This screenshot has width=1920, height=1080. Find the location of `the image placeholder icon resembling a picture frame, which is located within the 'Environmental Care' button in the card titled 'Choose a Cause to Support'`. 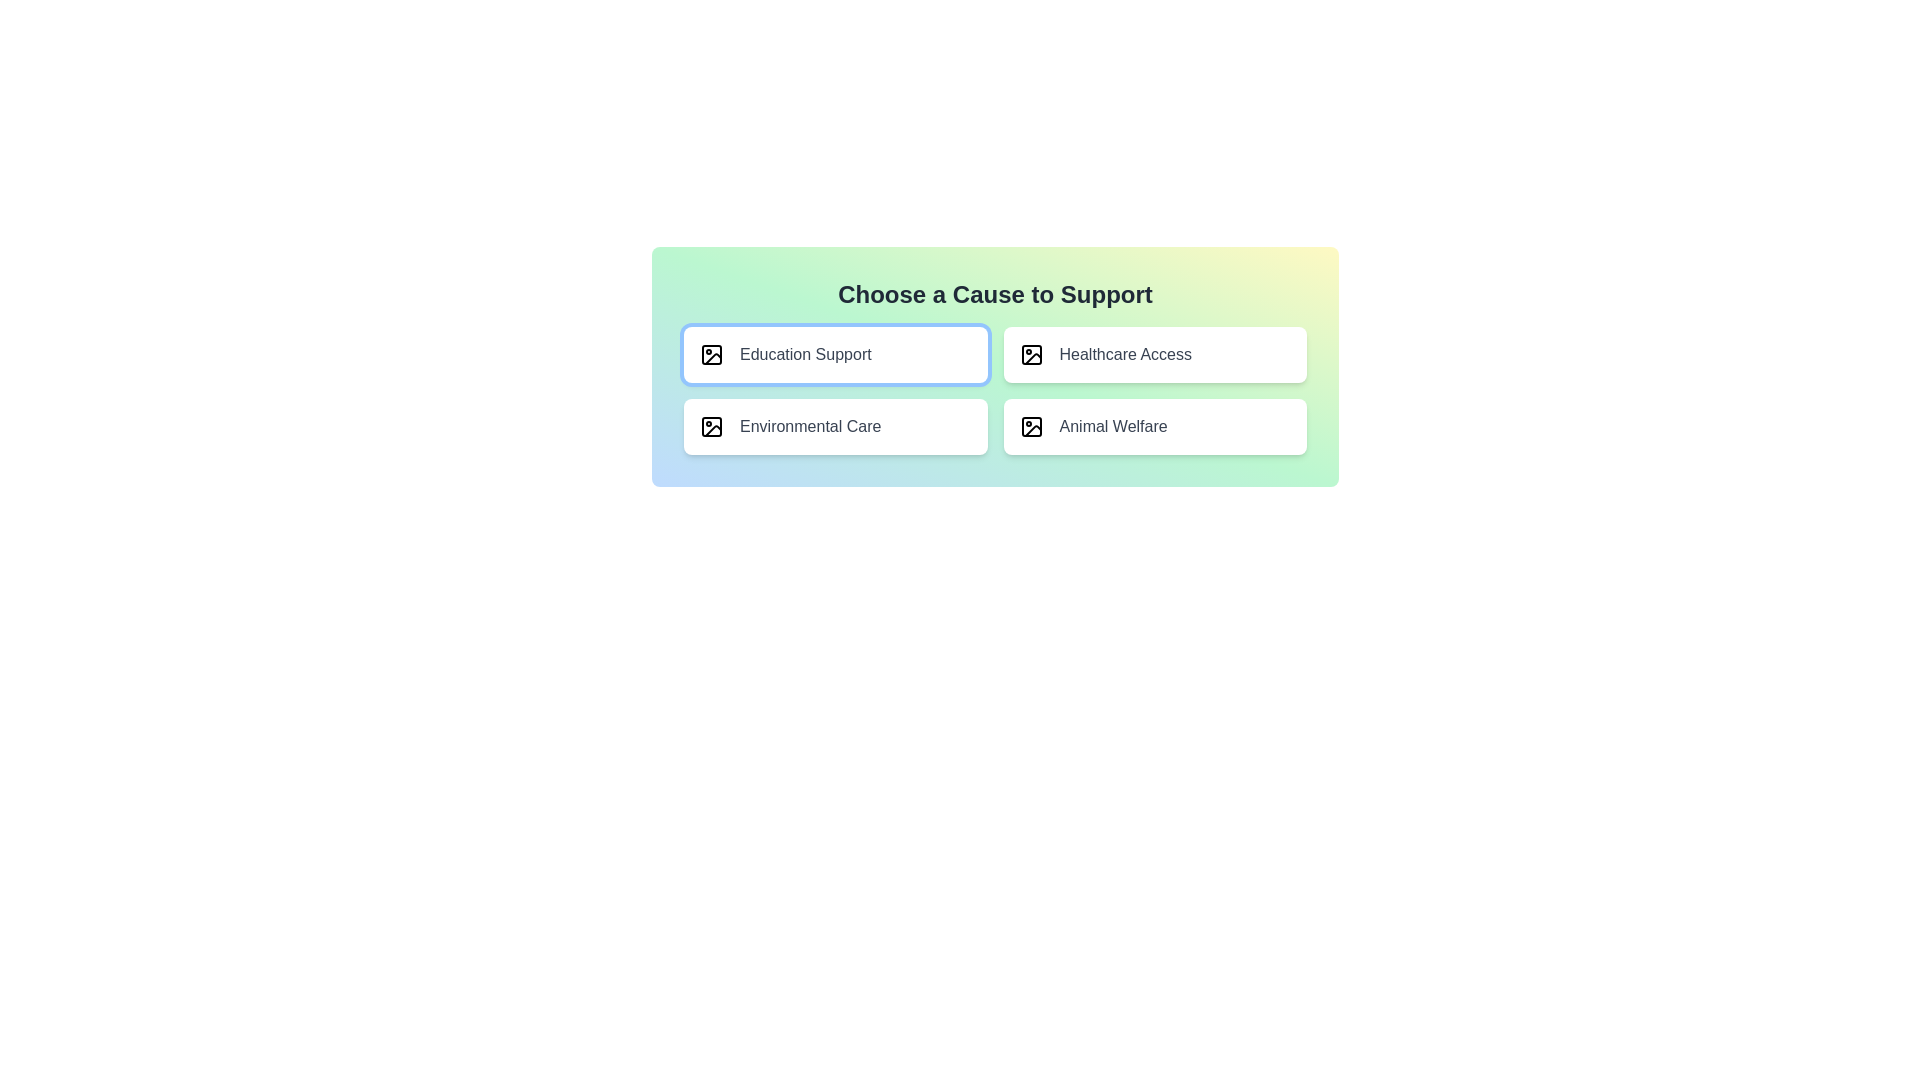

the image placeholder icon resembling a picture frame, which is located within the 'Environmental Care' button in the card titled 'Choose a Cause to Support' is located at coordinates (711, 426).